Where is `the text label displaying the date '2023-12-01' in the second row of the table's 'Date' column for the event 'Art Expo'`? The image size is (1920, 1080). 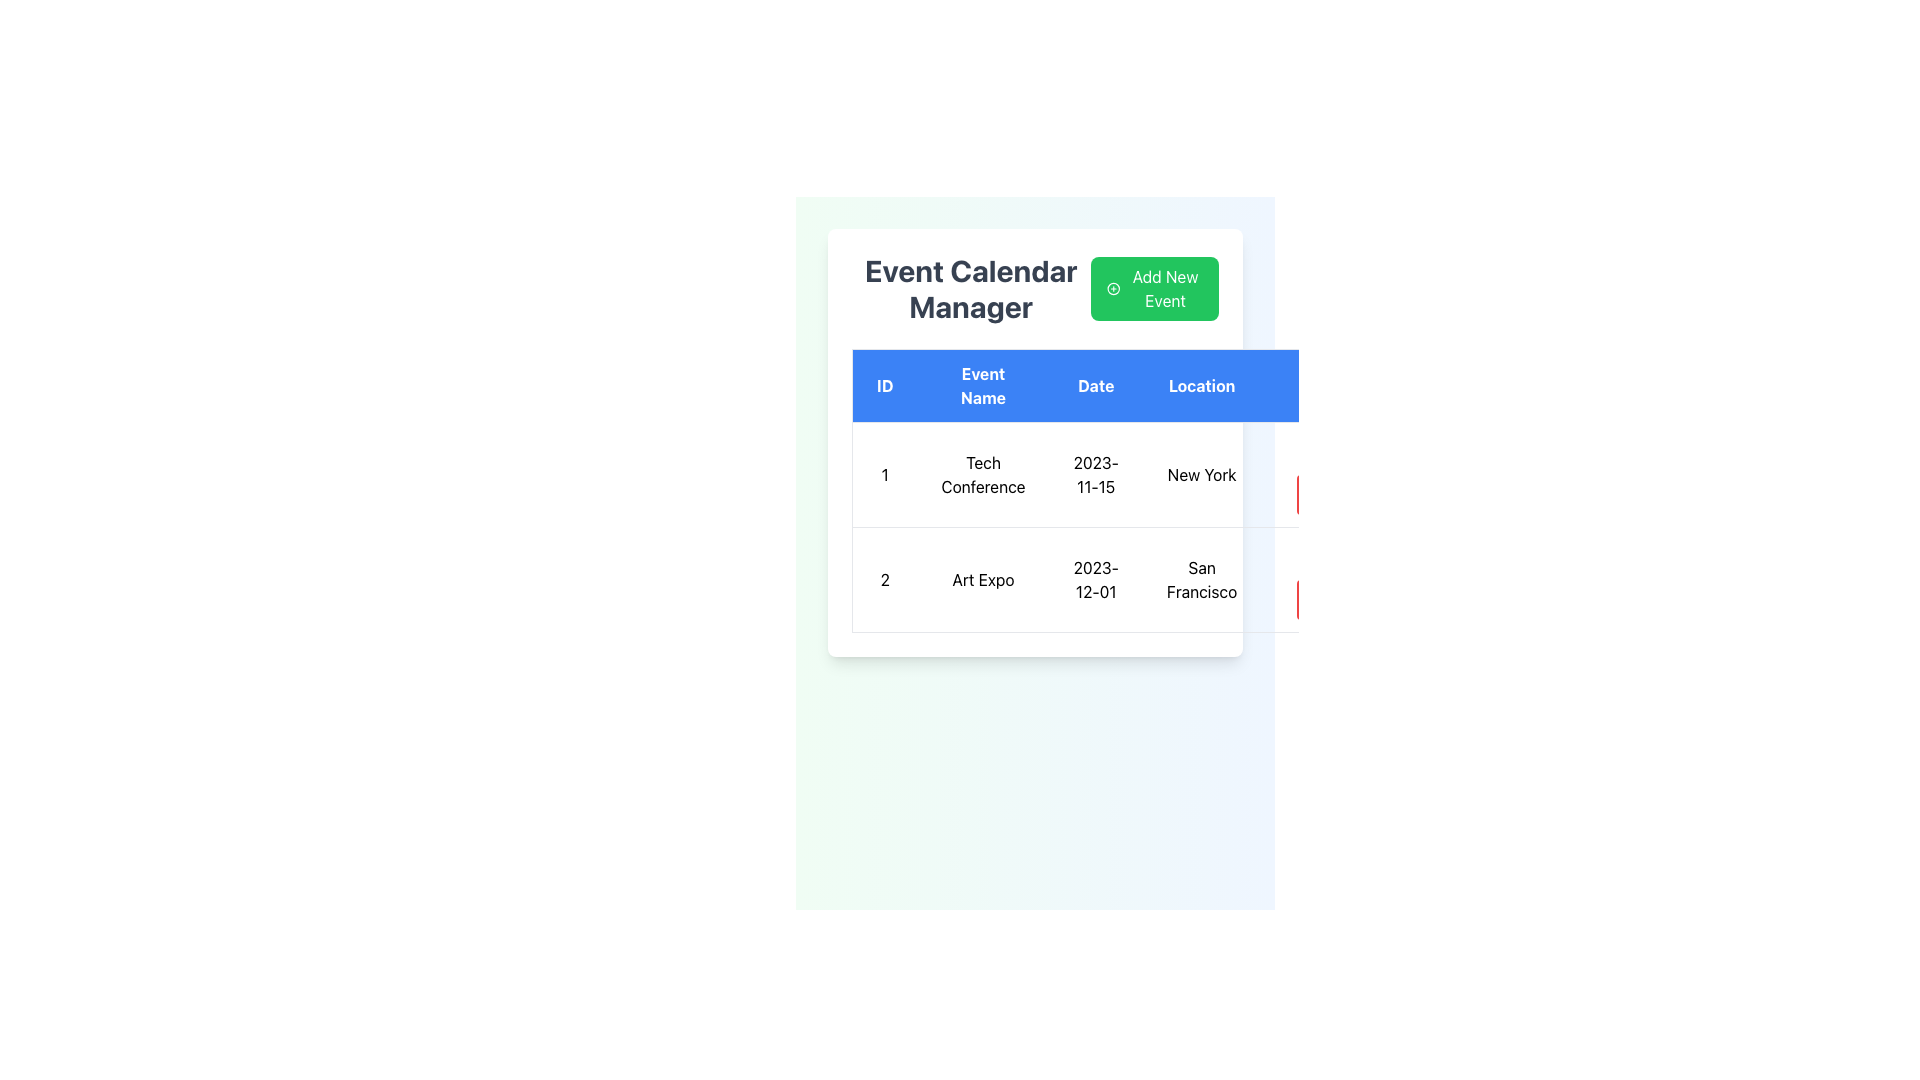
the text label displaying the date '2023-12-01' in the second row of the table's 'Date' column for the event 'Art Expo' is located at coordinates (1095, 579).